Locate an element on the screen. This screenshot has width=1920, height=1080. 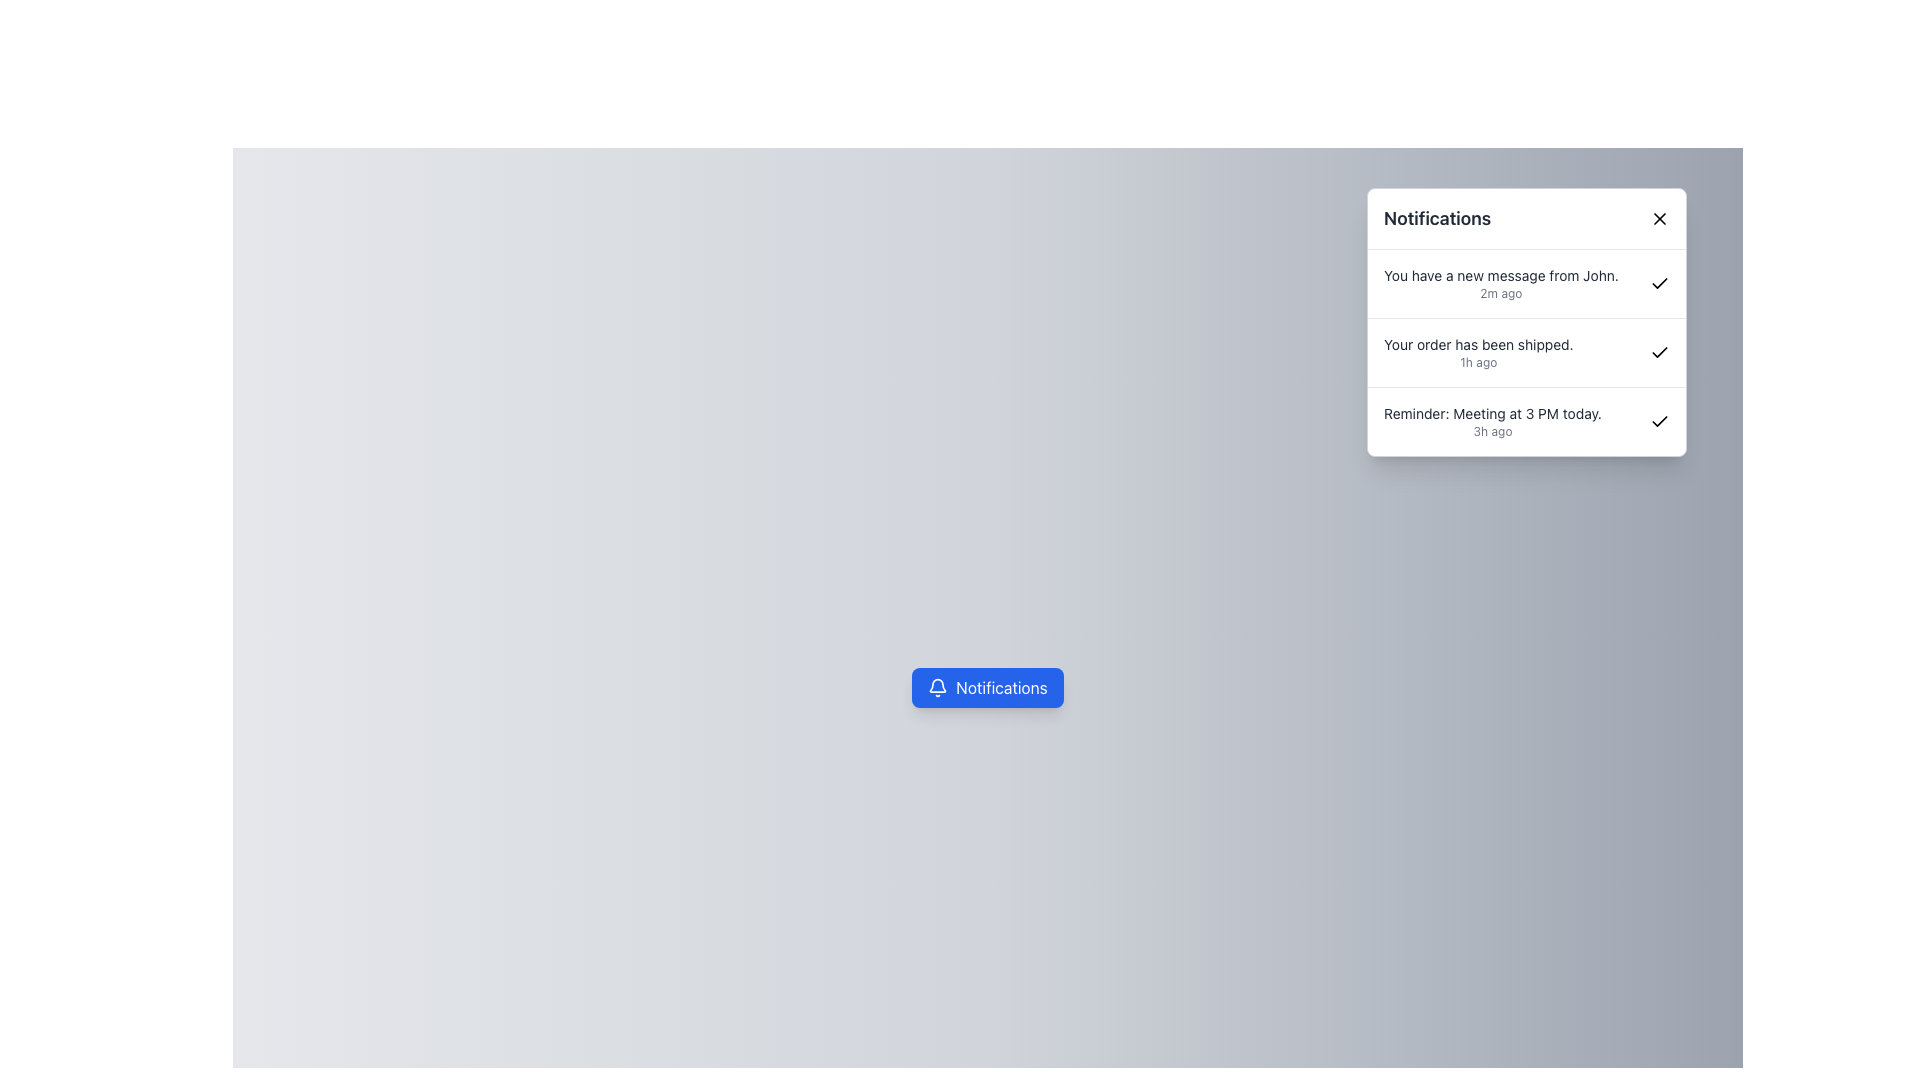
the 'X' close icon located in the top-right corner of the notification panel is located at coordinates (1660, 219).